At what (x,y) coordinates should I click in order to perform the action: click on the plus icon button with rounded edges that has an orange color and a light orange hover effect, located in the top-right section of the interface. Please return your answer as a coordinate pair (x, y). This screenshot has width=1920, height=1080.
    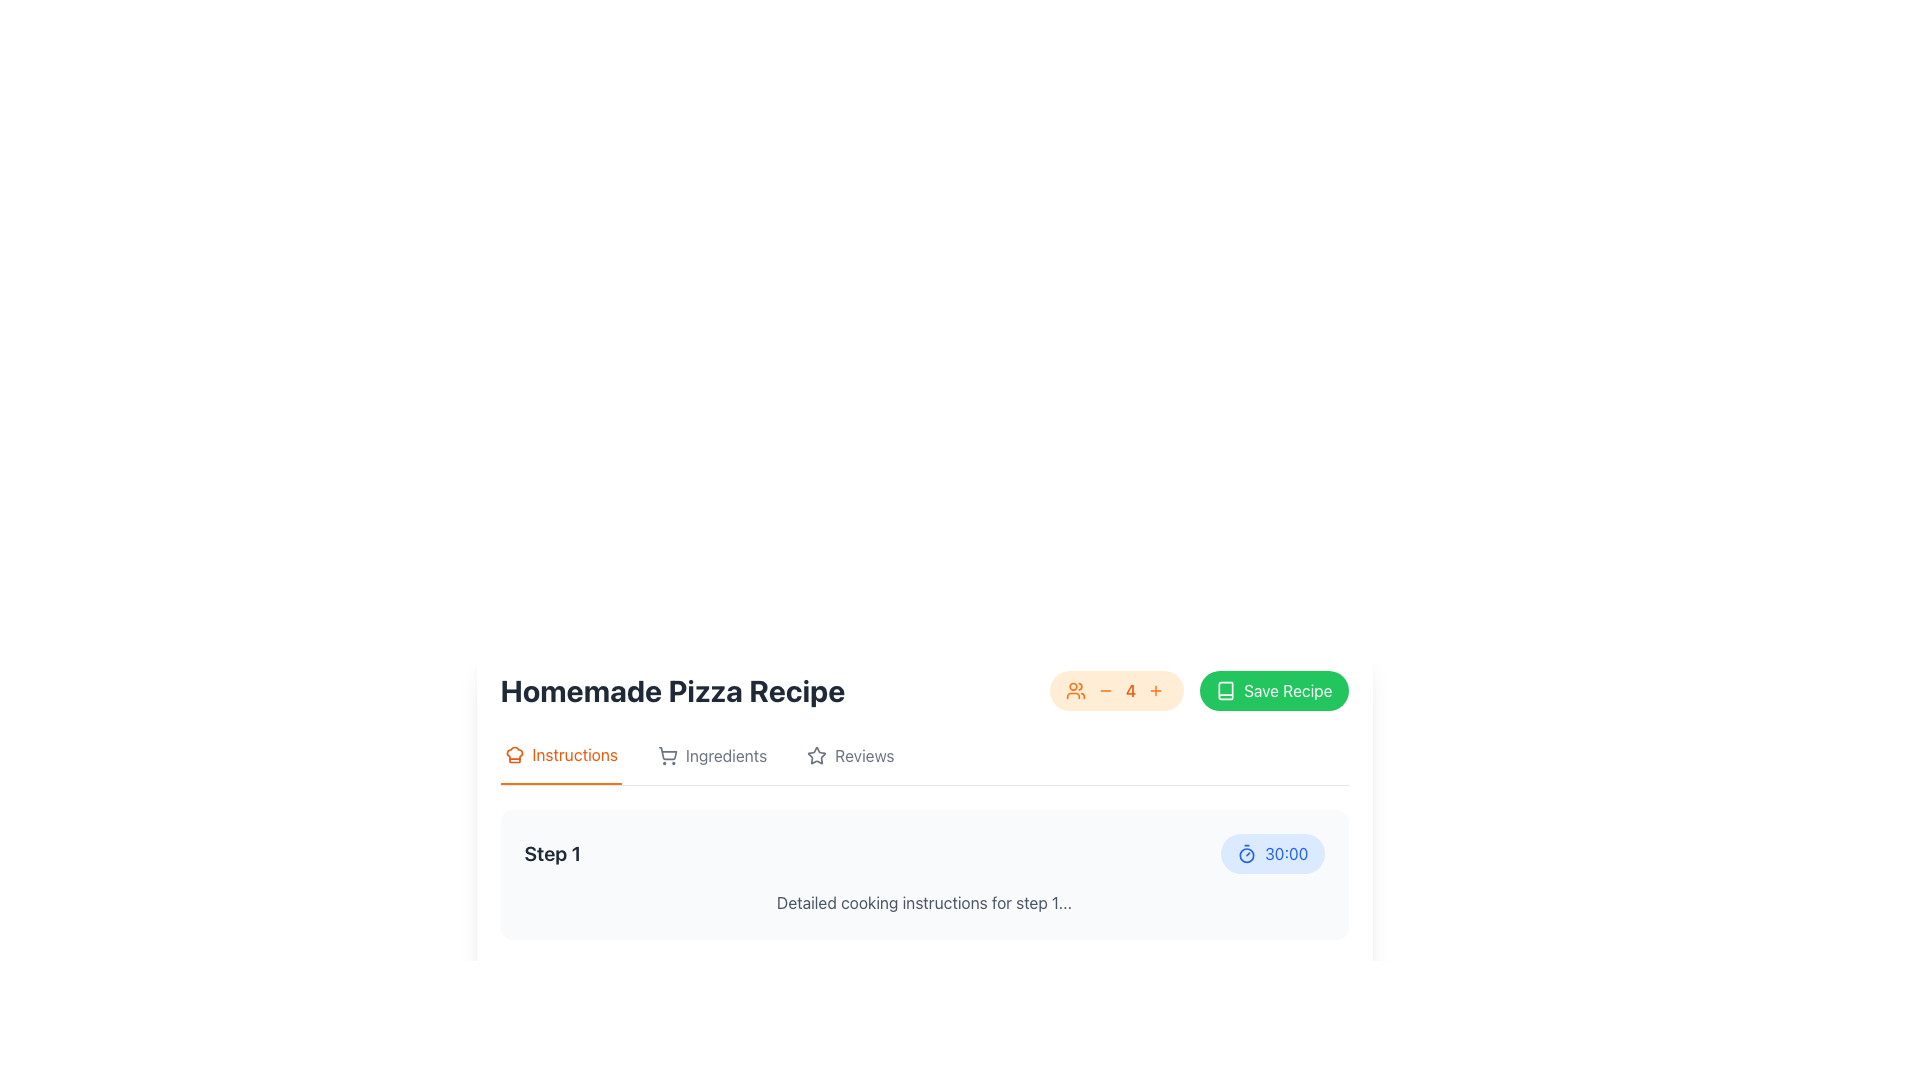
    Looking at the image, I should click on (1156, 689).